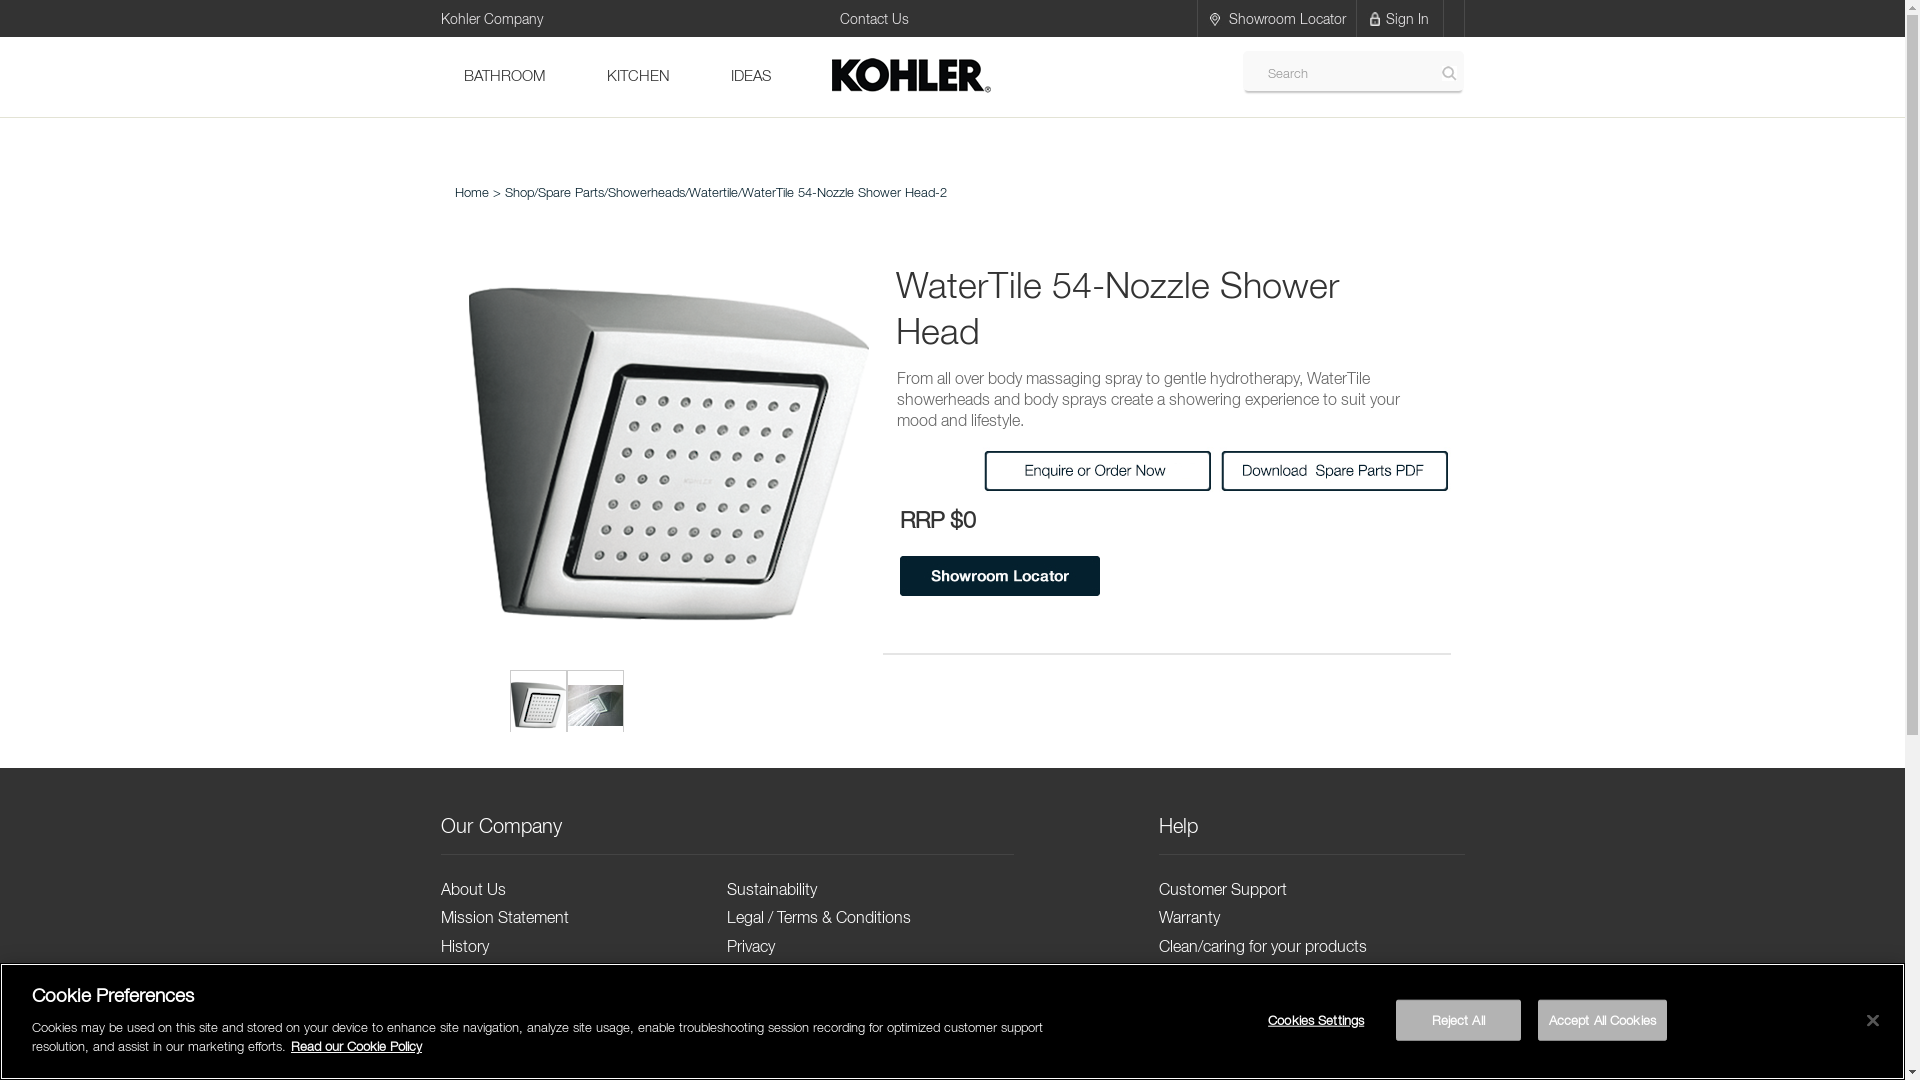 This screenshot has height=1080, width=1920. What do you see at coordinates (538, 704) in the screenshot?
I see `' '` at bounding box center [538, 704].